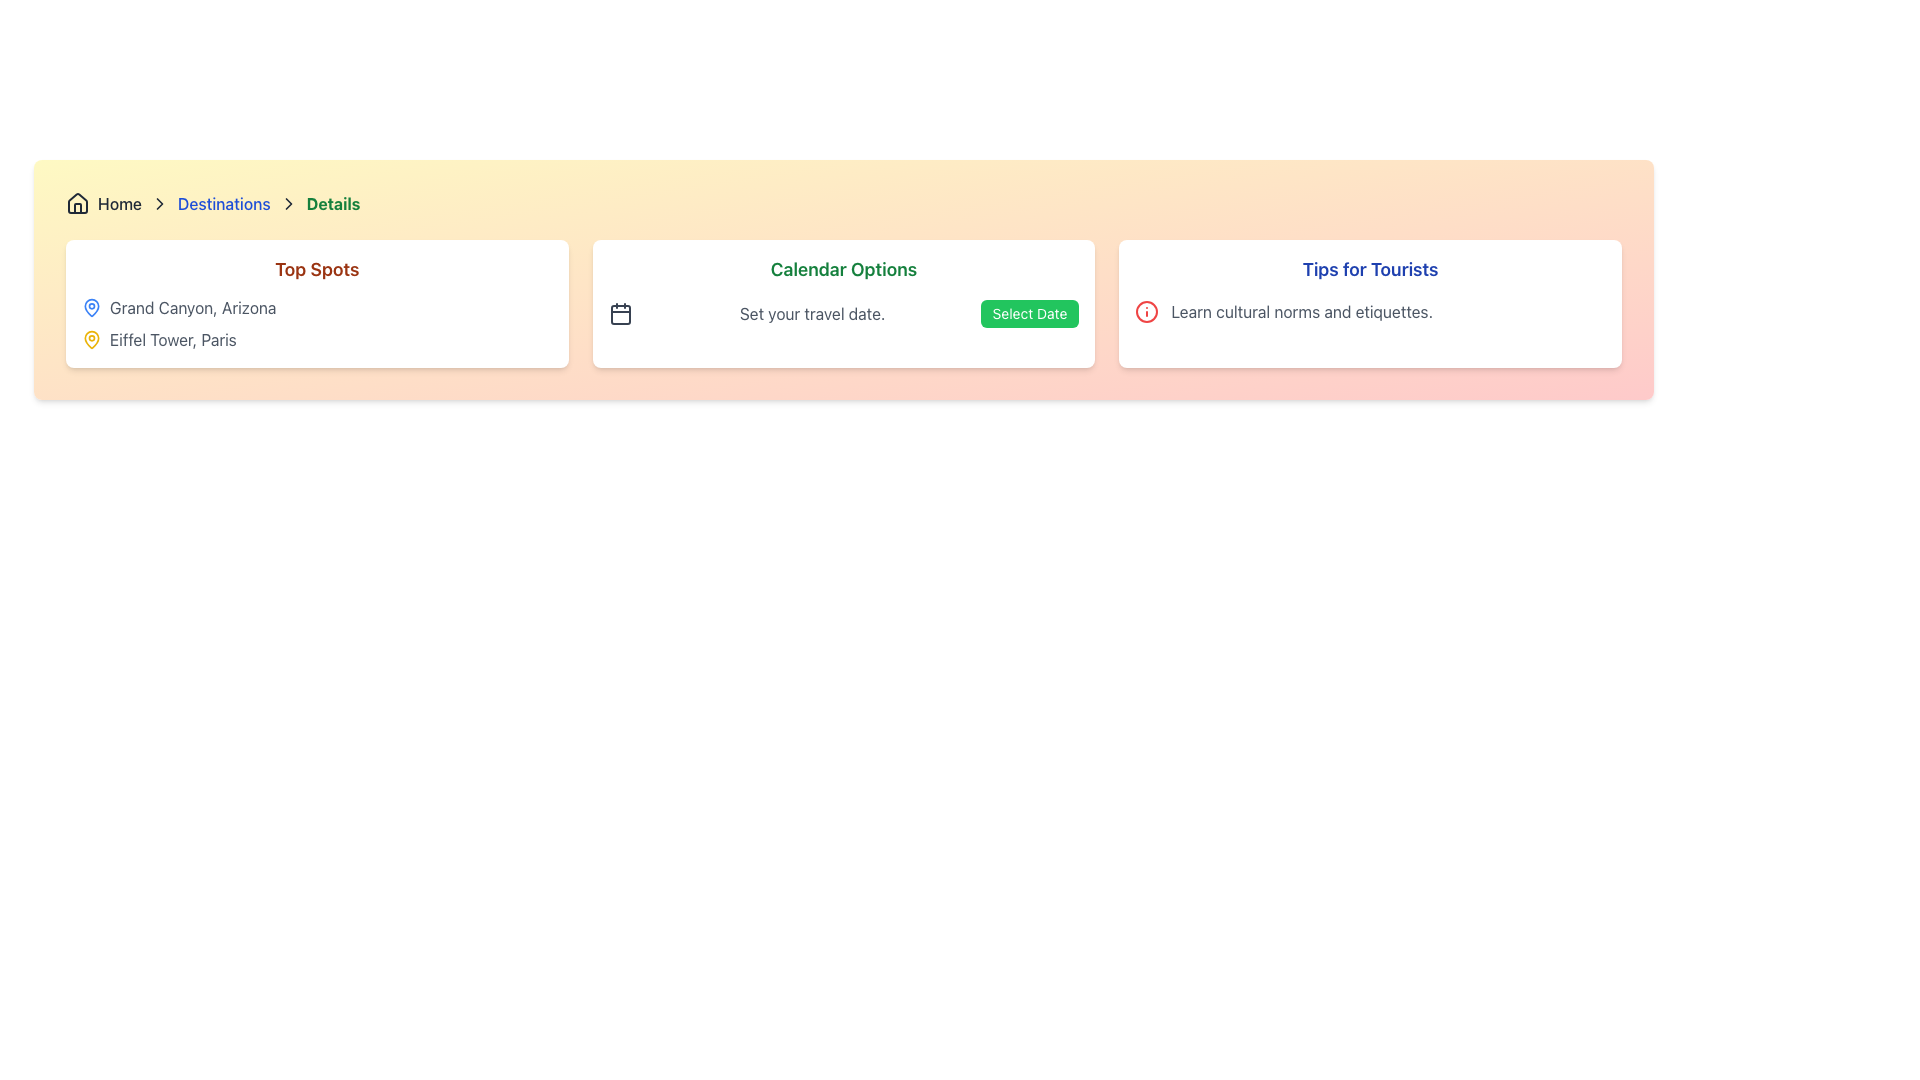 Image resolution: width=1920 pixels, height=1080 pixels. Describe the element at coordinates (90, 308) in the screenshot. I see `the blue map pin icon located adjacent to the text 'Grand Canyon, Arizona' in the 'Top Spots' list` at that location.